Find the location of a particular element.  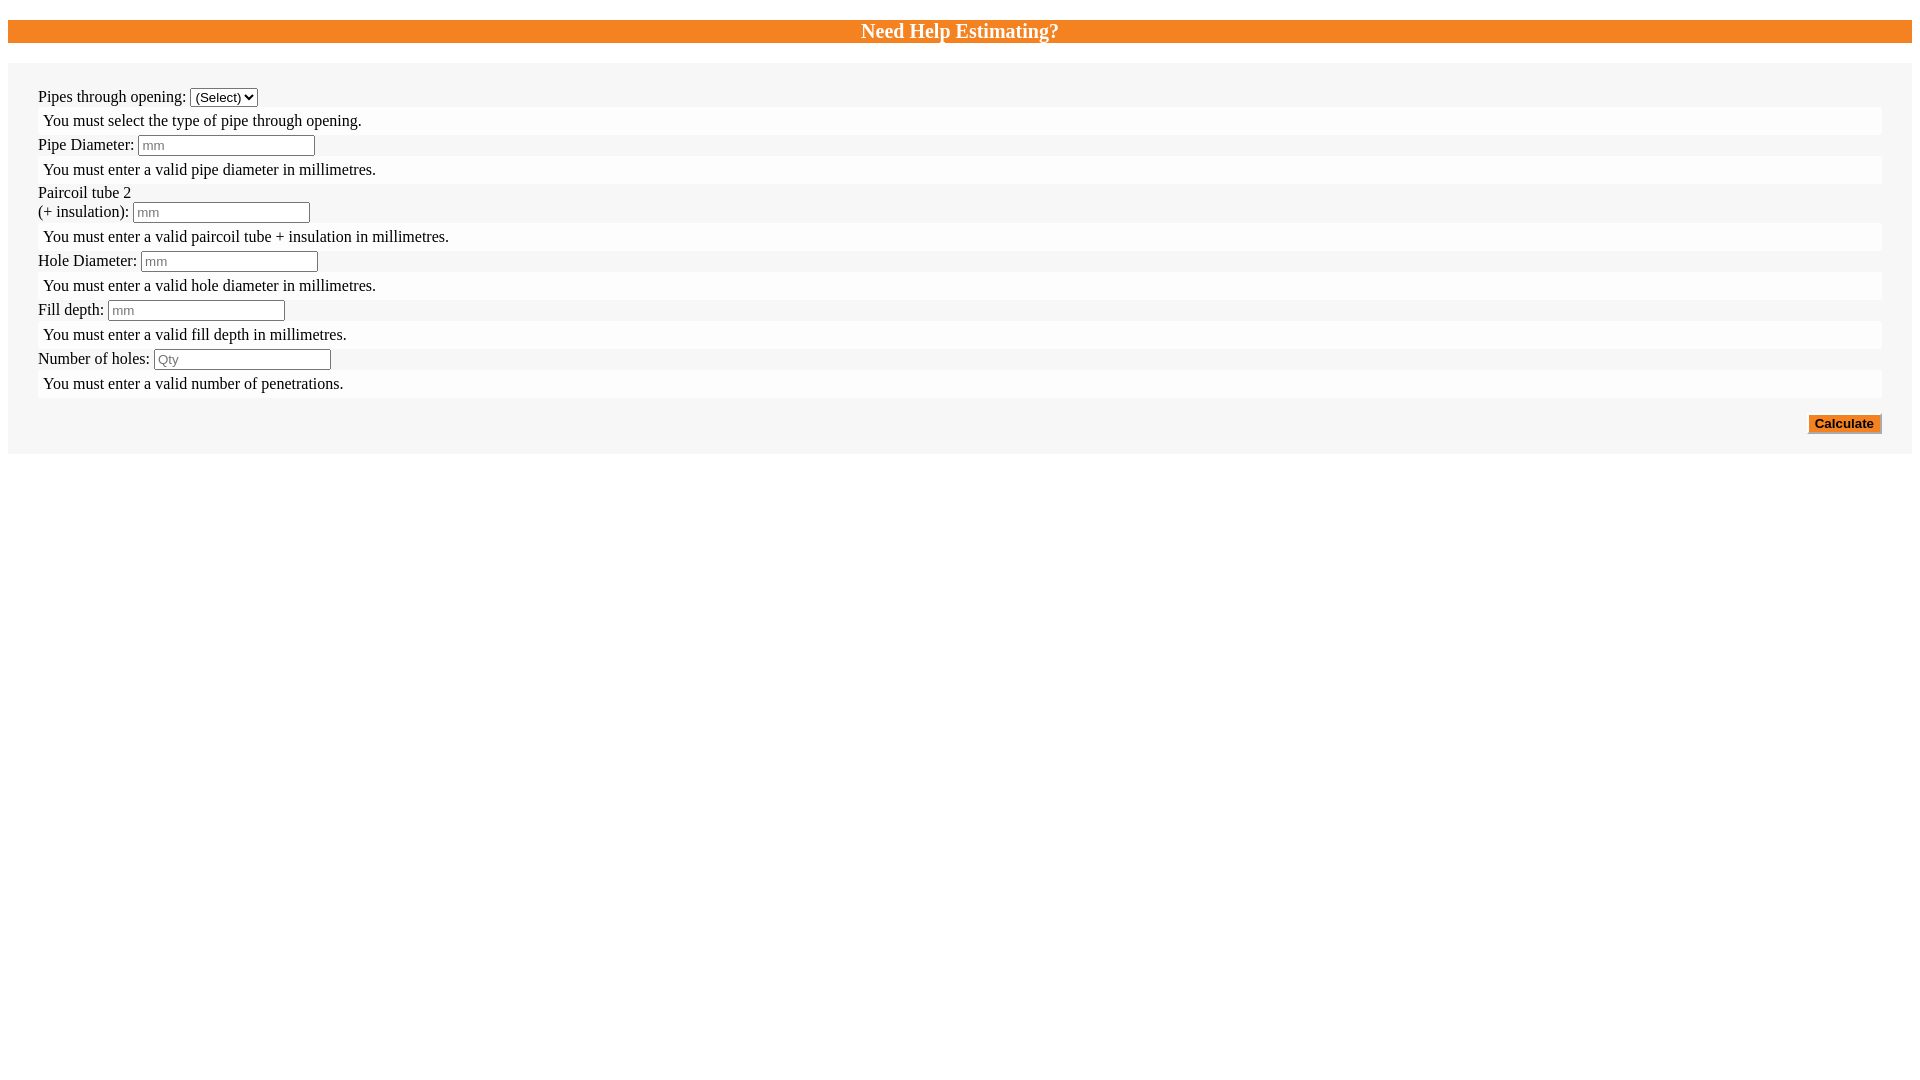

'Calculate' is located at coordinates (1843, 422).